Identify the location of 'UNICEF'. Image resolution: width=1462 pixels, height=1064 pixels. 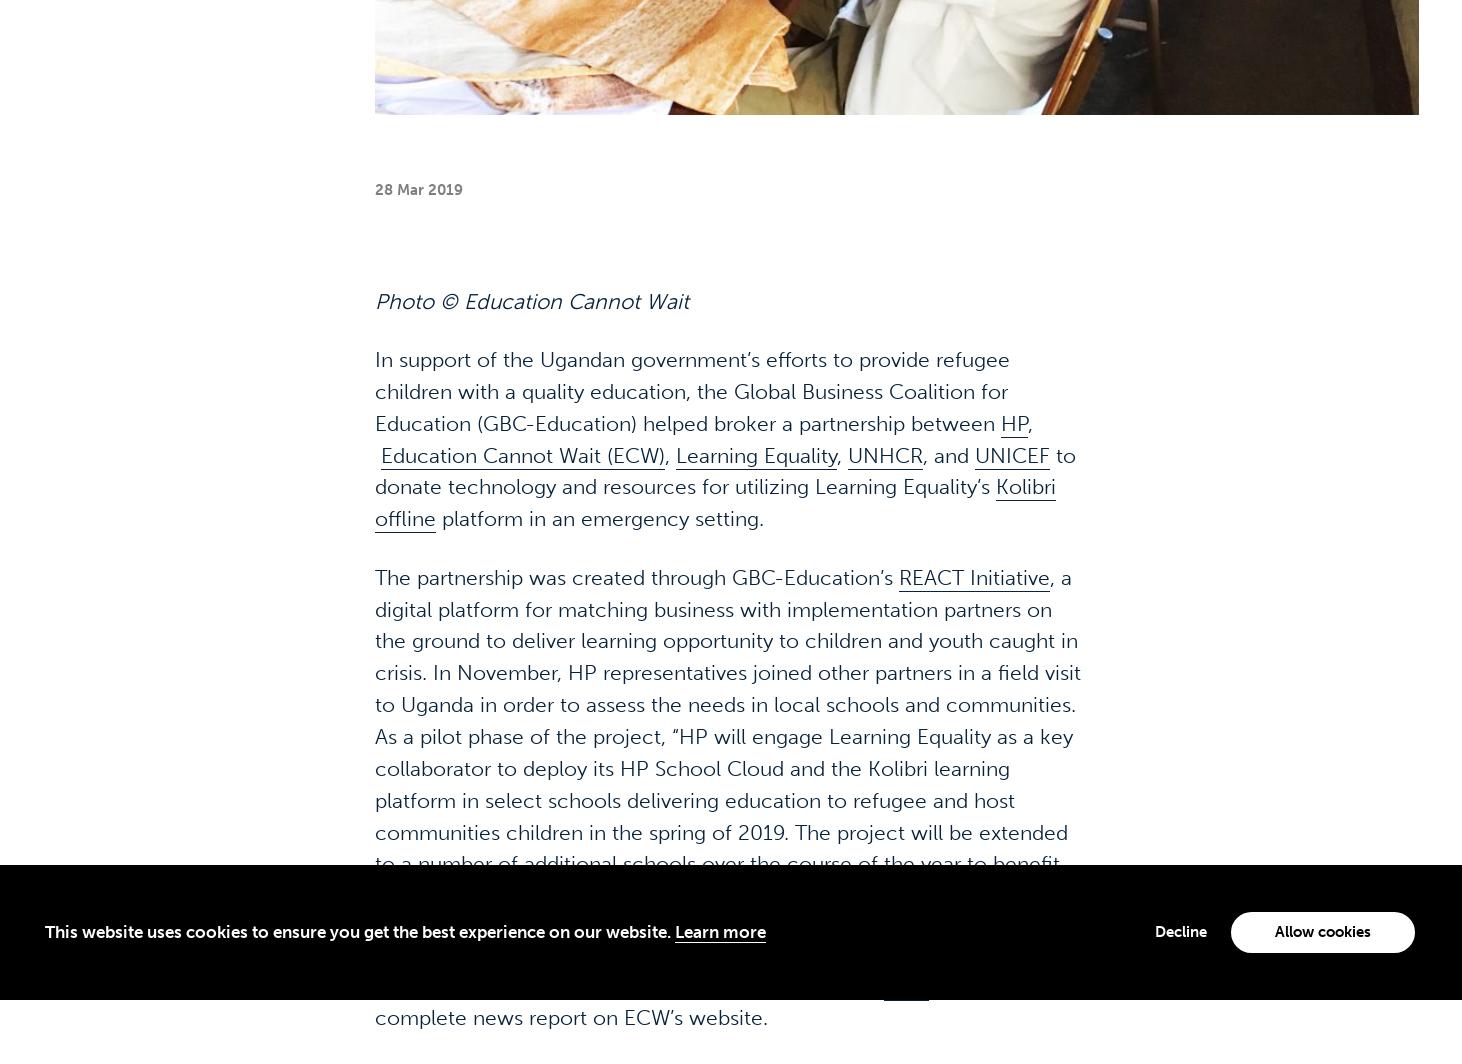
(1011, 391).